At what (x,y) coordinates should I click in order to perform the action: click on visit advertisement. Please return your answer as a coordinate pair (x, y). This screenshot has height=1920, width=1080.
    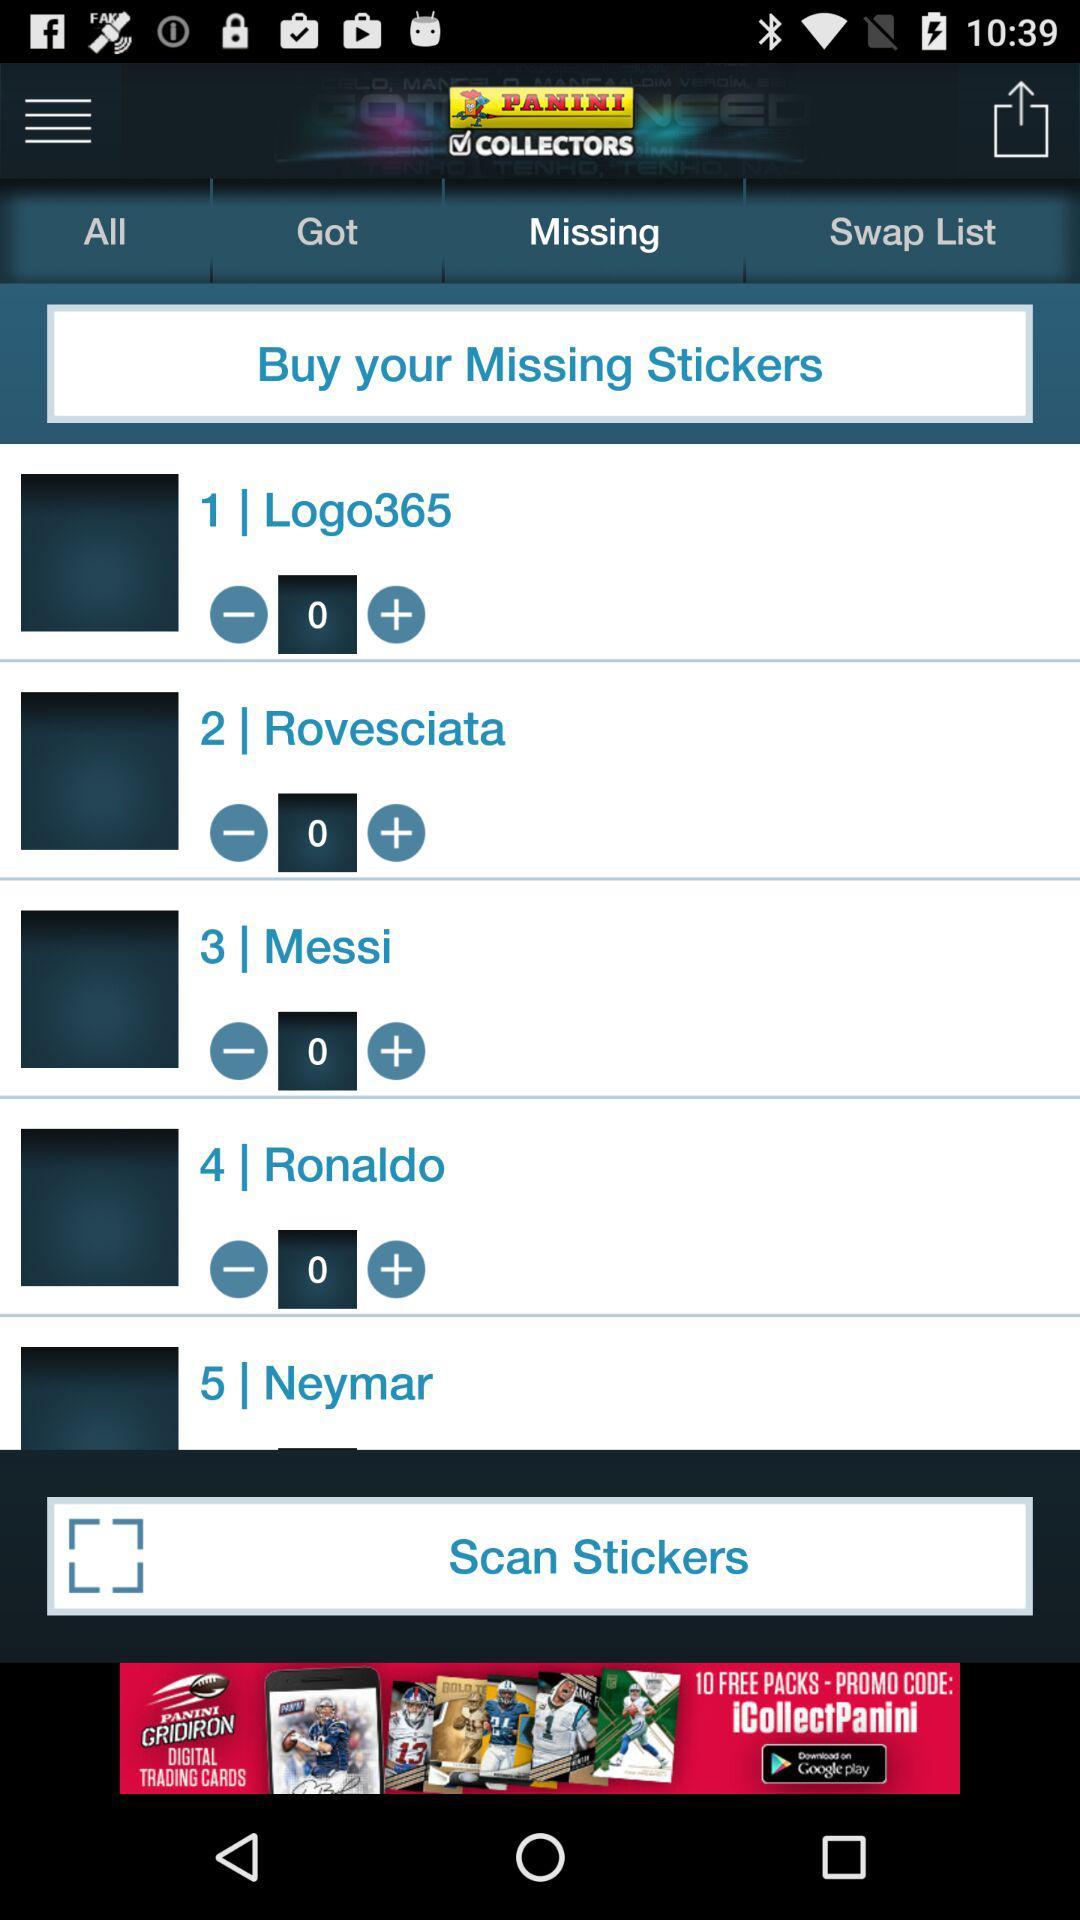
    Looking at the image, I should click on (540, 1727).